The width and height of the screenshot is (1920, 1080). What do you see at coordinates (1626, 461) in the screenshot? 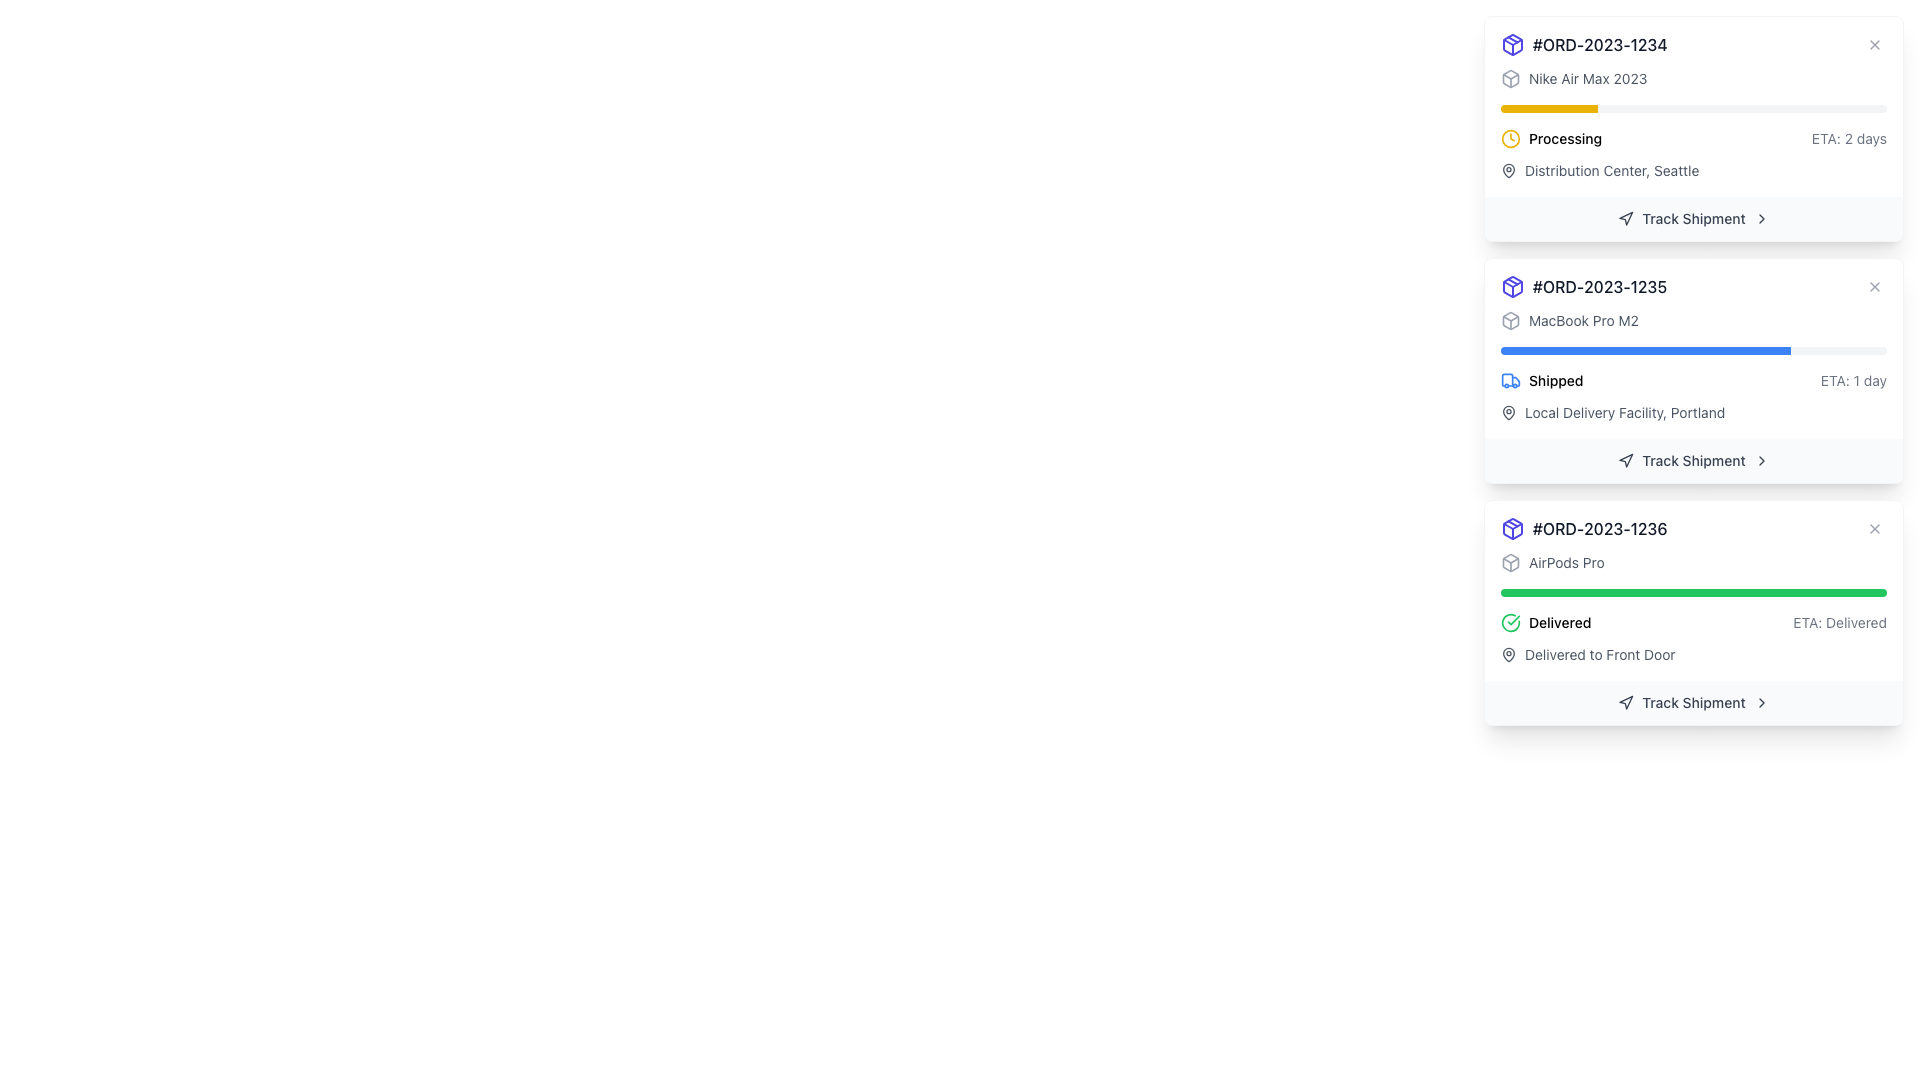
I see `the SVG graphic icon that signifies navigation or direction, located to the left of the 'Track Shipment' button text` at bounding box center [1626, 461].